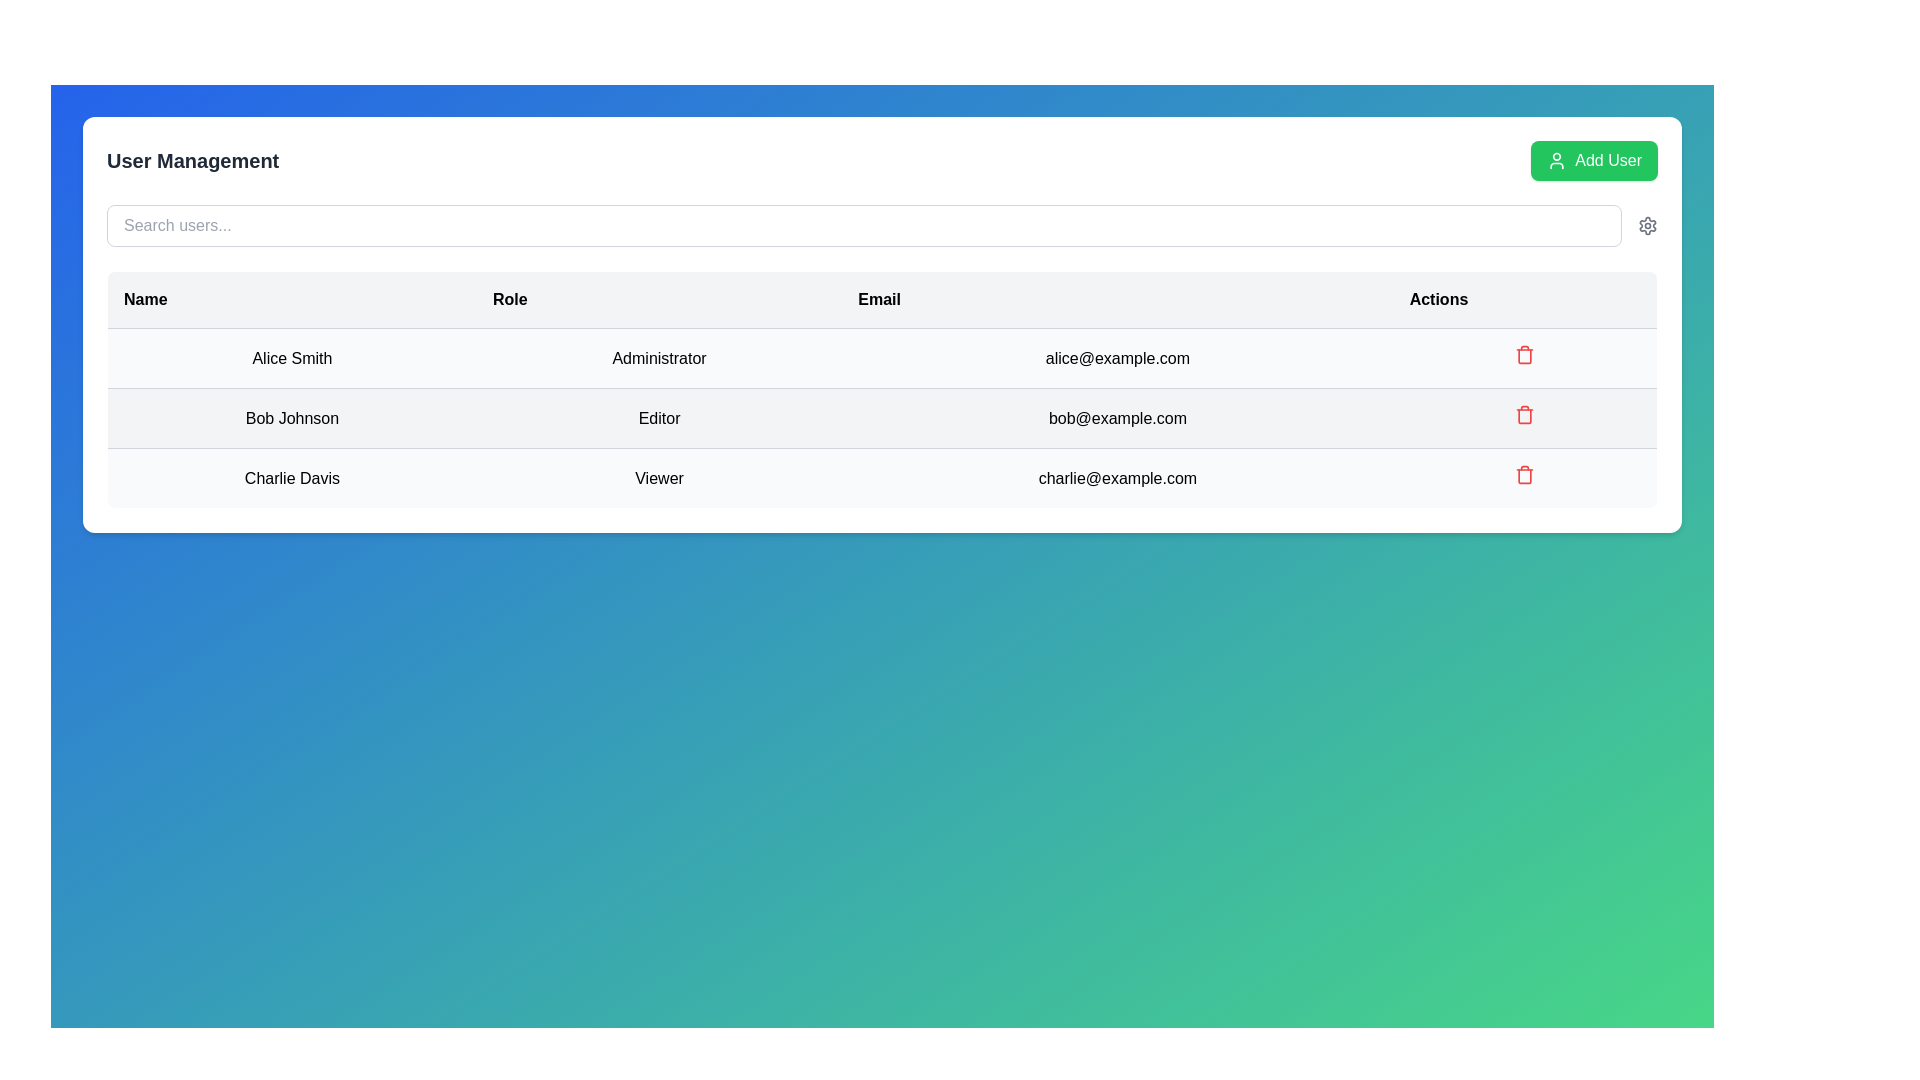  I want to click on text displayed in the Text label that shows 'Alice Smith', which is the first item in the Name column of the table under the 'User Management' title, so click(291, 357).